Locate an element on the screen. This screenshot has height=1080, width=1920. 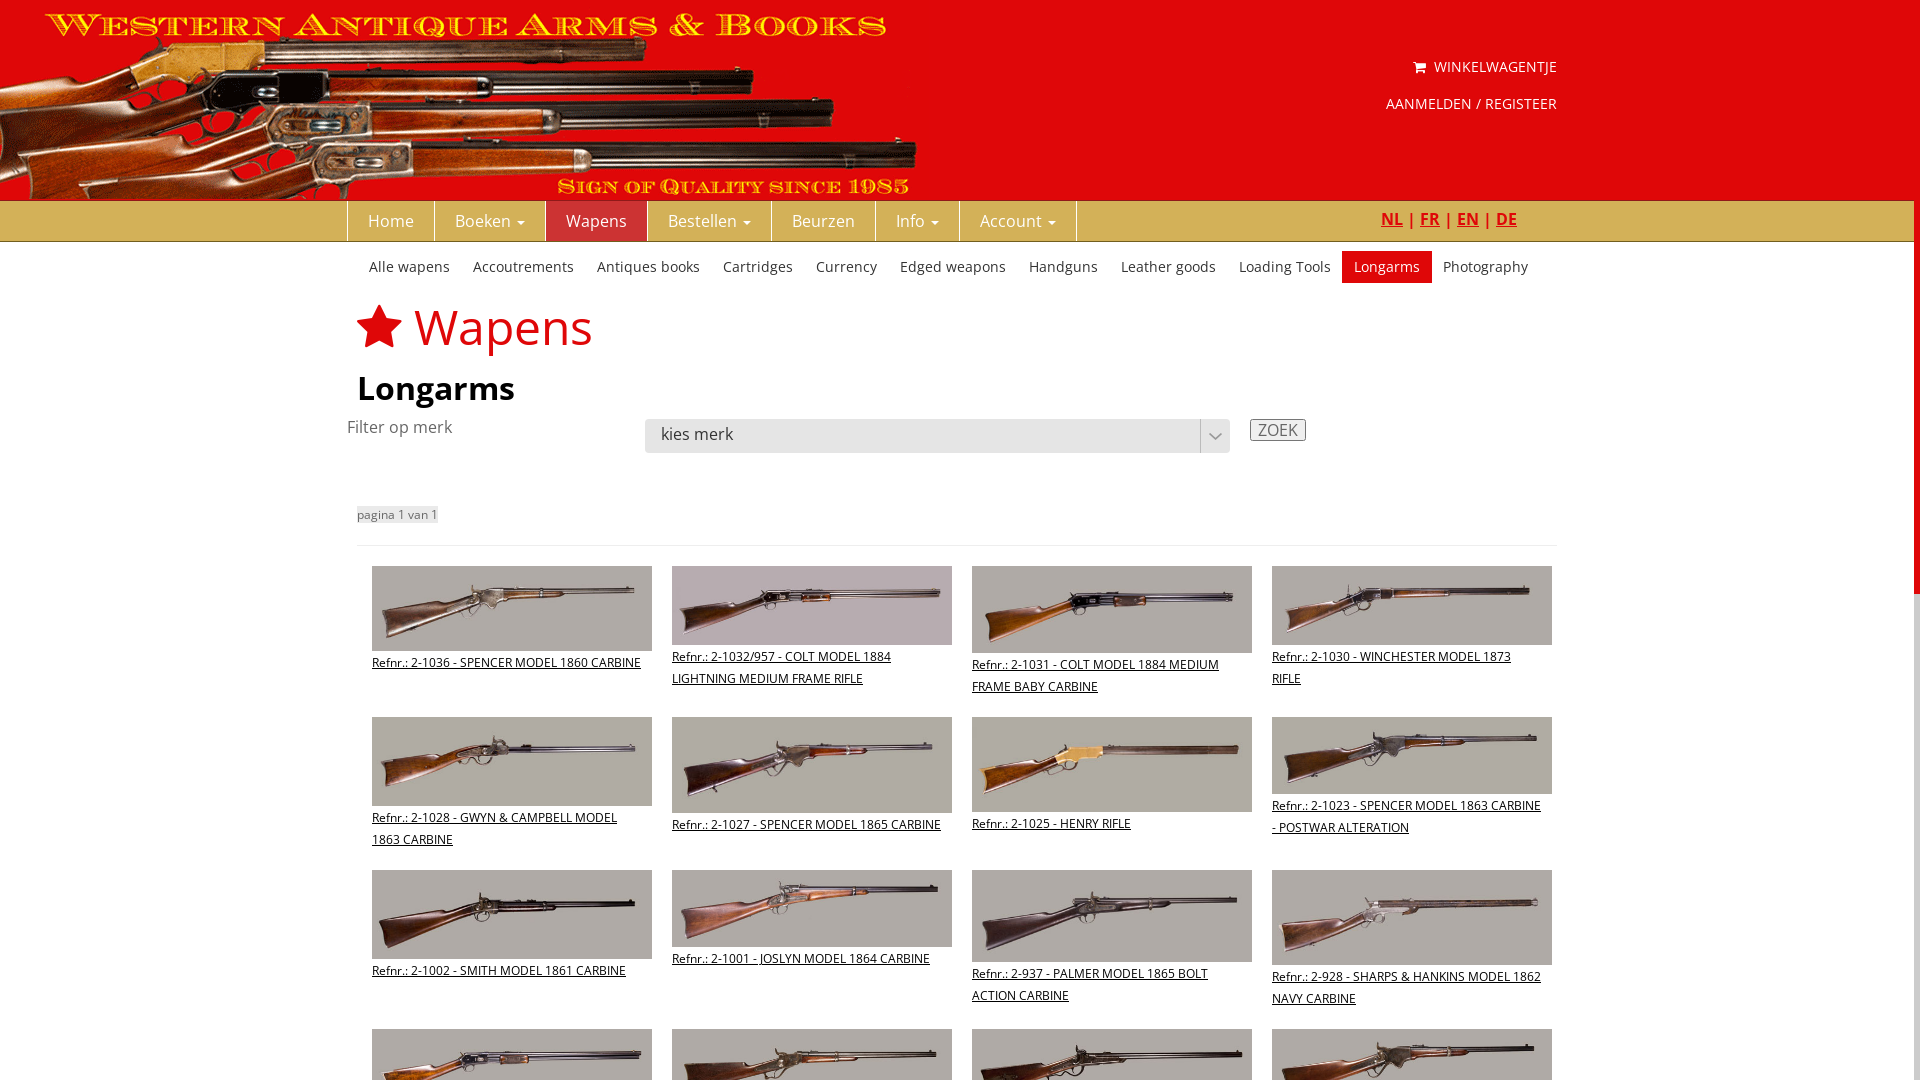
'Boeken' is located at coordinates (434, 220).